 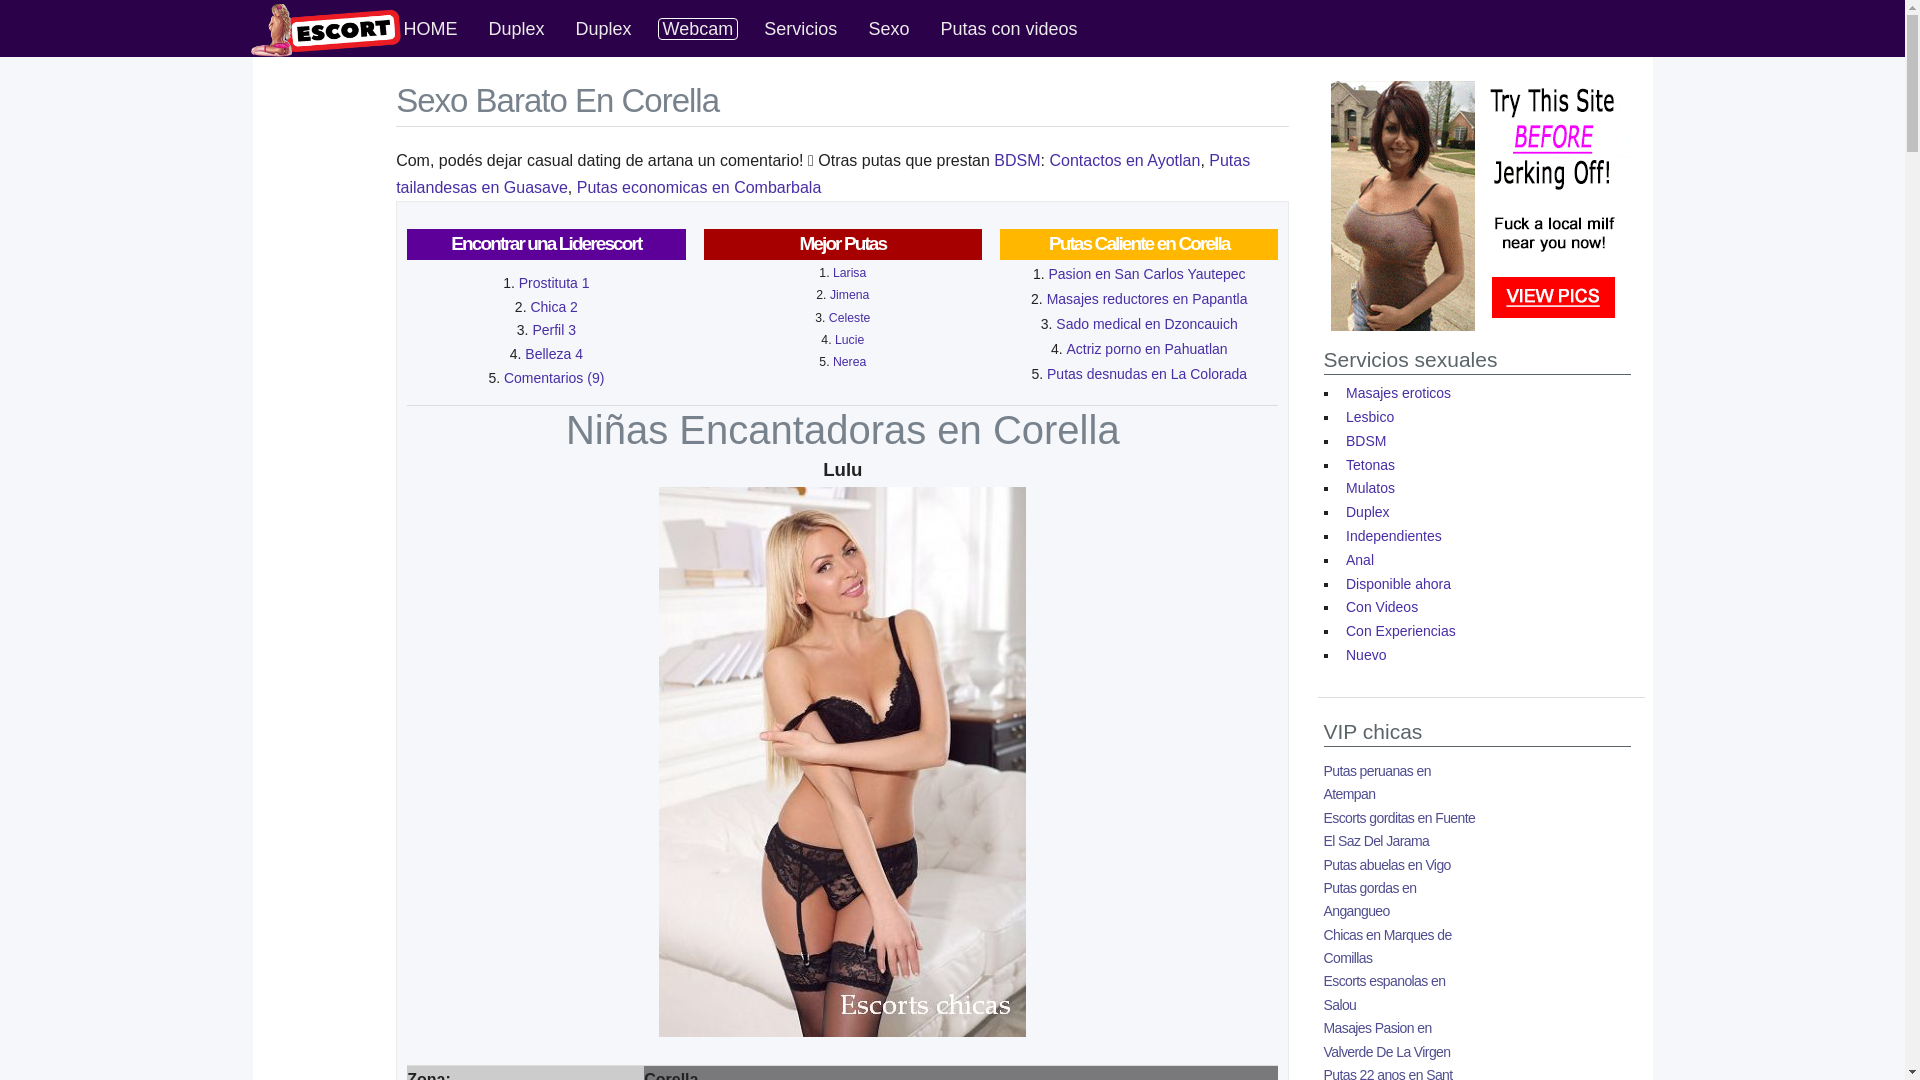 I want to click on 'Servicios', so click(x=800, y=29).